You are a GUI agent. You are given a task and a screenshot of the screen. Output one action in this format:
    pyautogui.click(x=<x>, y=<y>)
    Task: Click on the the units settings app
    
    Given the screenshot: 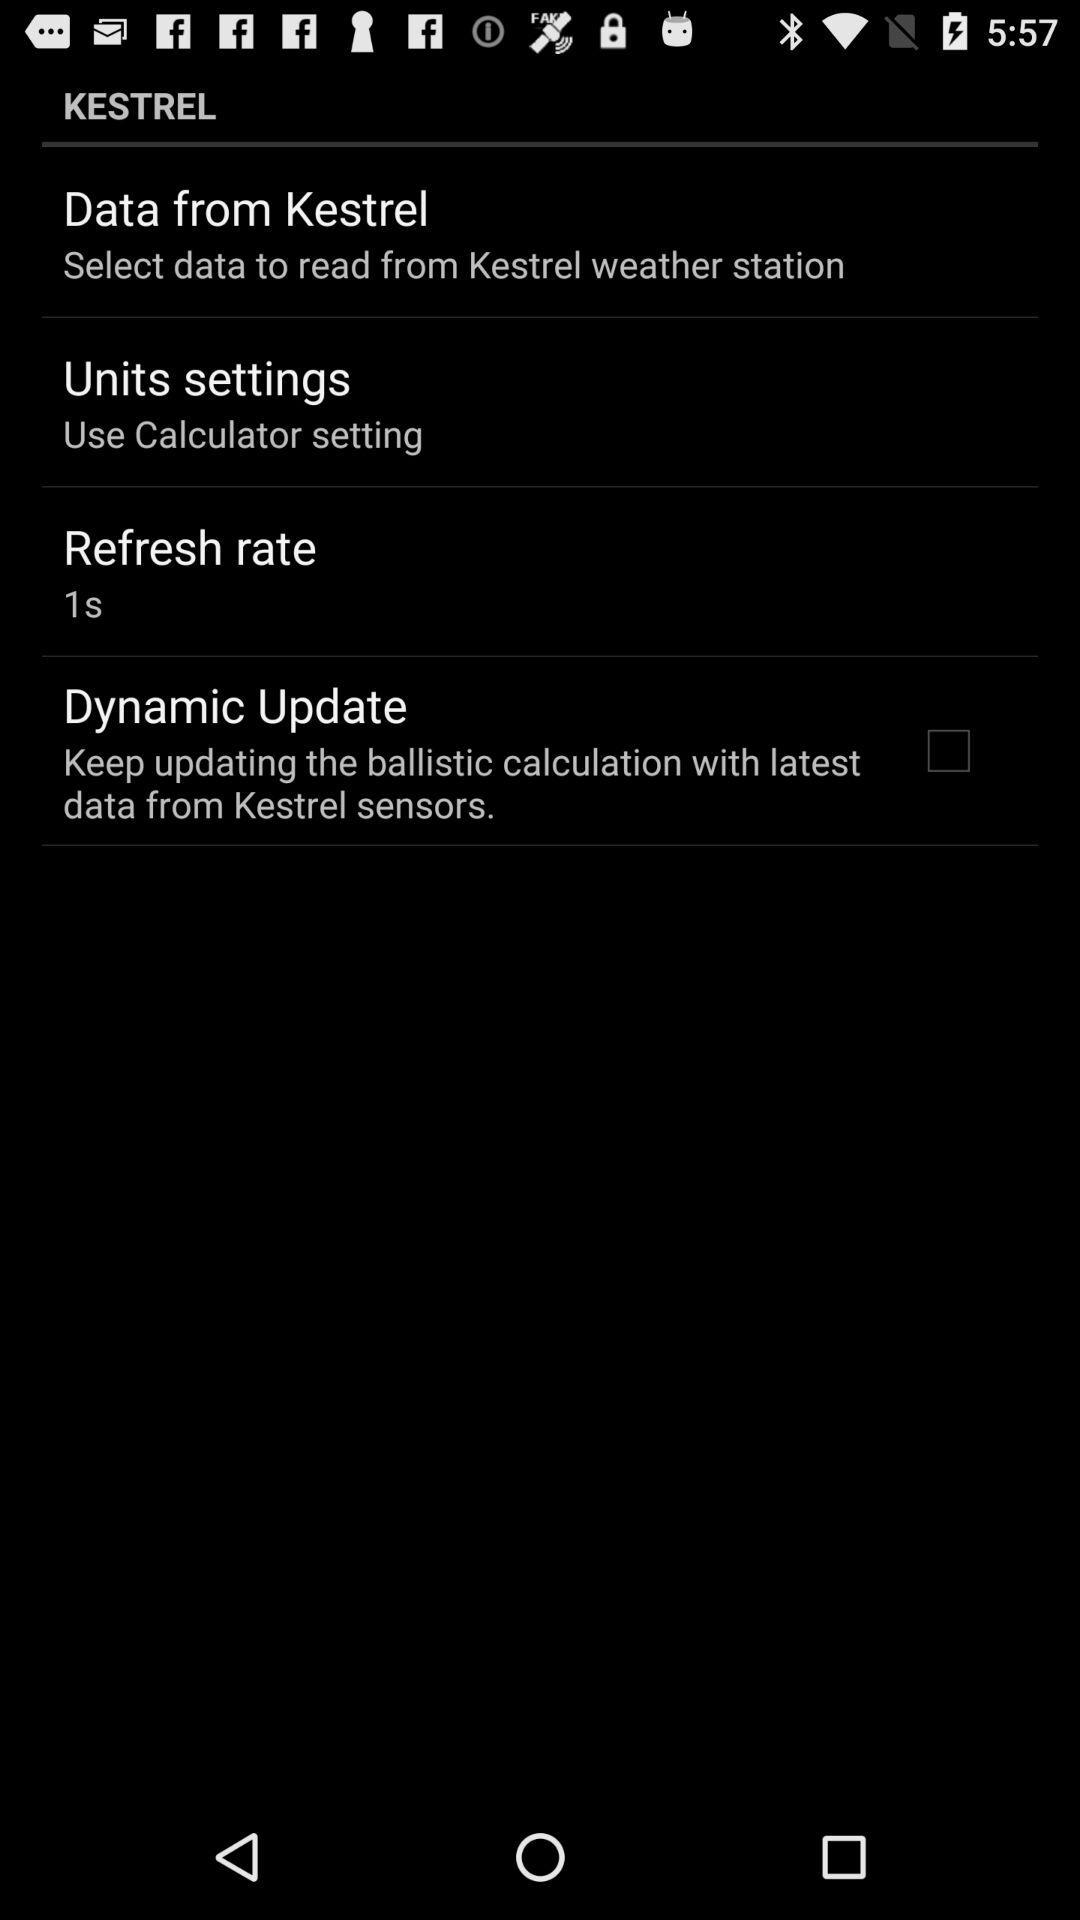 What is the action you would take?
    pyautogui.click(x=207, y=376)
    